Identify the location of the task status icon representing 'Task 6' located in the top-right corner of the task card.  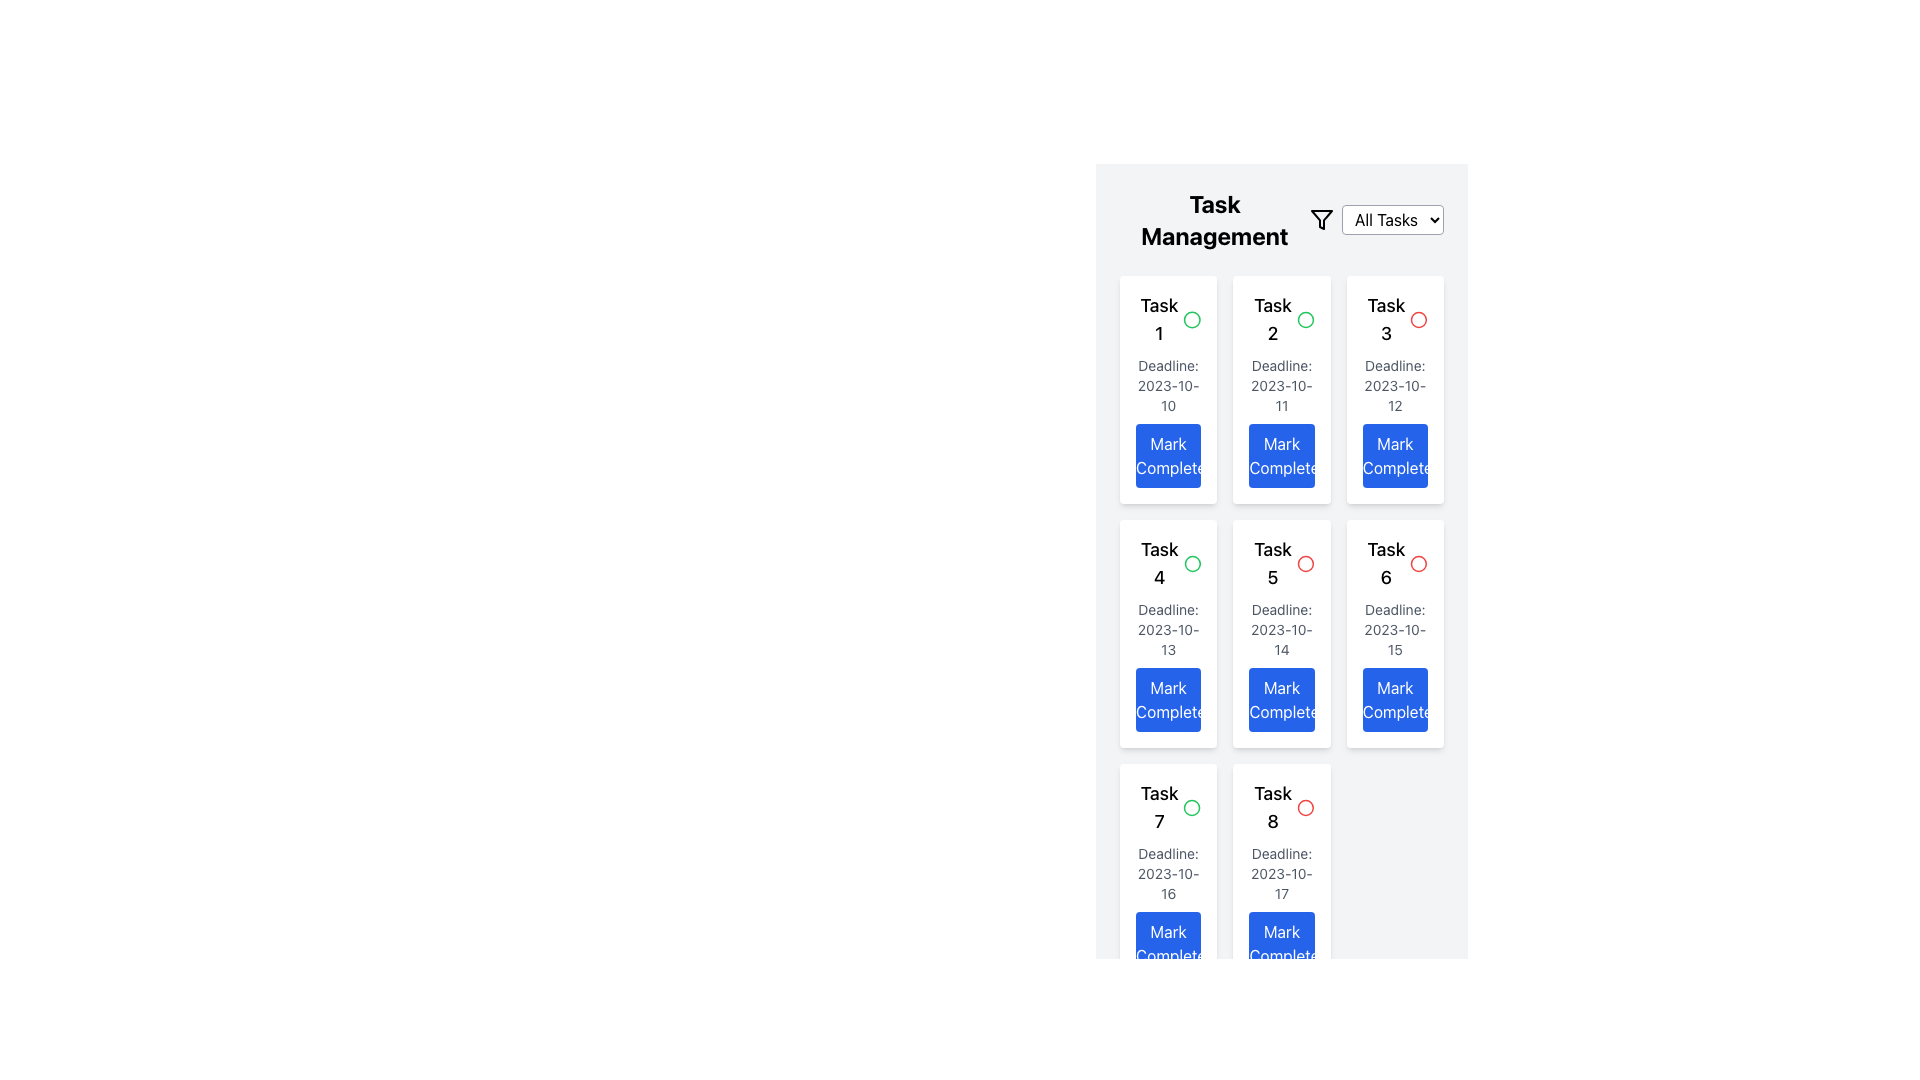
(1418, 563).